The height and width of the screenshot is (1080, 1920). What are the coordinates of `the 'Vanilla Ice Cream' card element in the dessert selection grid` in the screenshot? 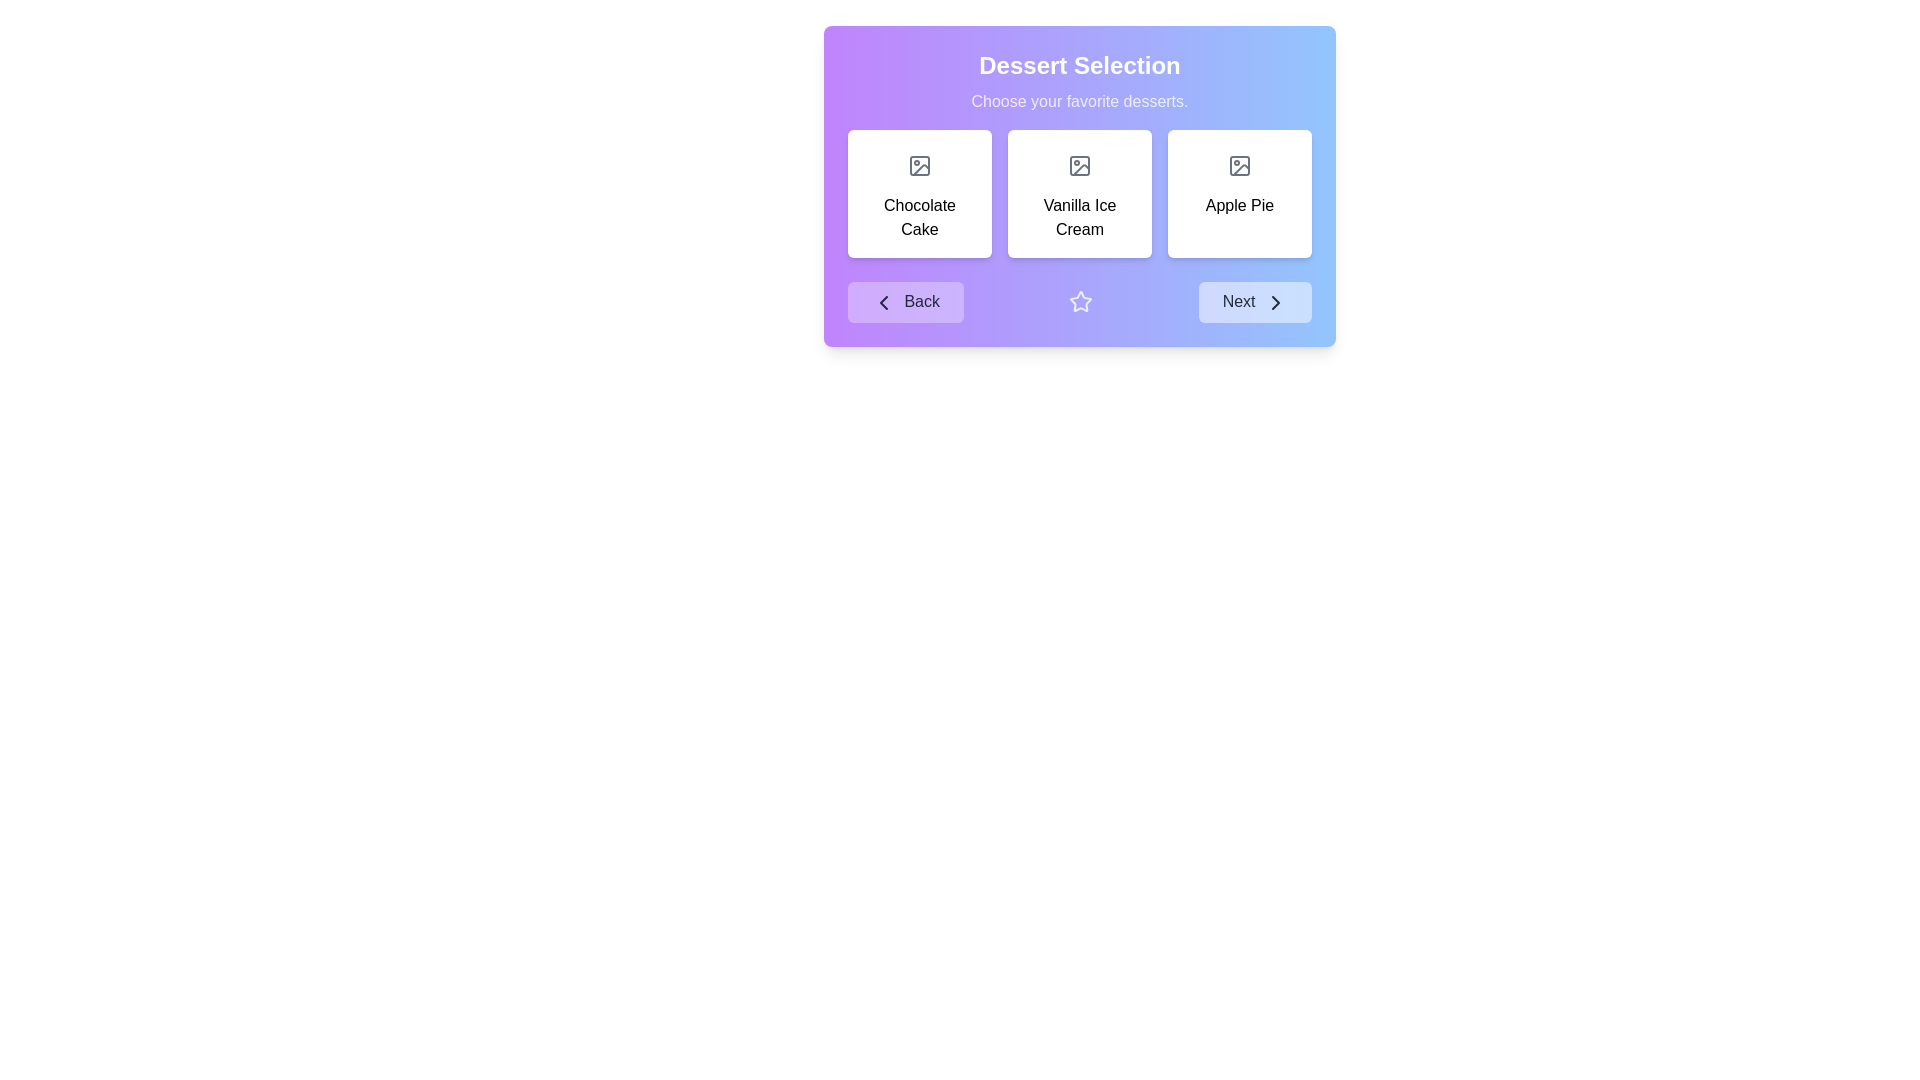 It's located at (1079, 185).